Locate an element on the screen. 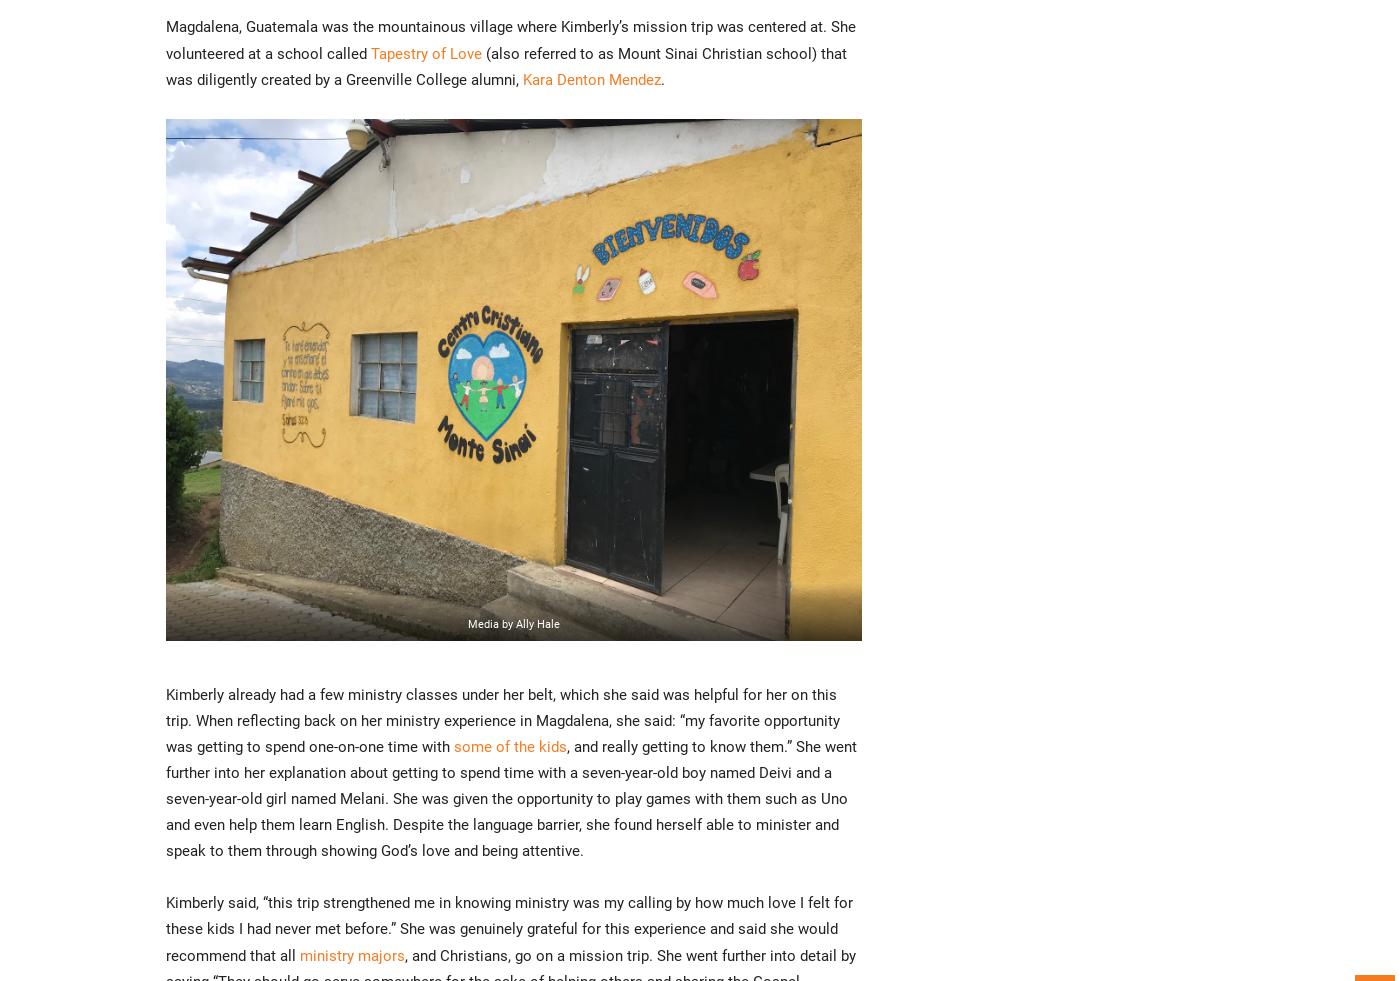 The image size is (1400, 981). 'some of the kids' is located at coordinates (510, 745).